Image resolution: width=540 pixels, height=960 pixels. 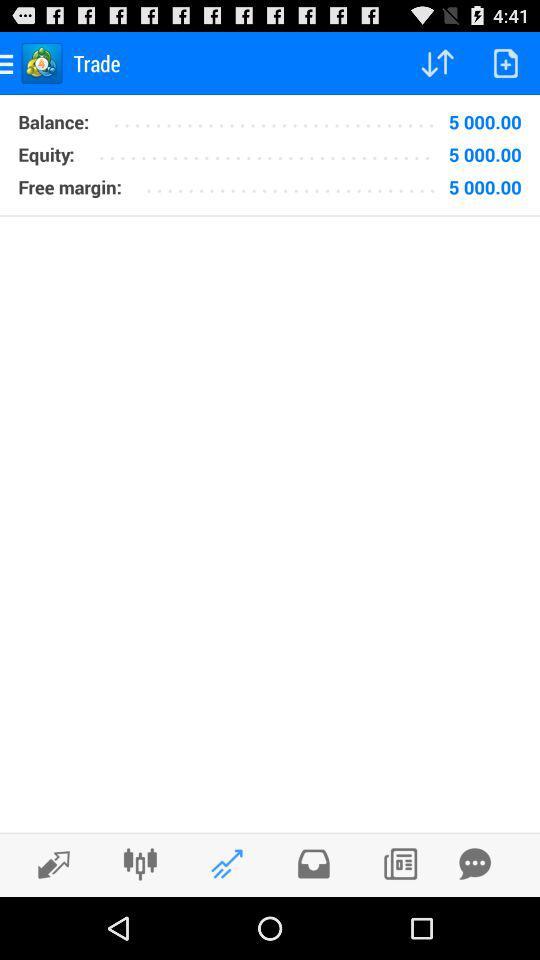 What do you see at coordinates (48, 925) in the screenshot?
I see `the edit icon` at bounding box center [48, 925].